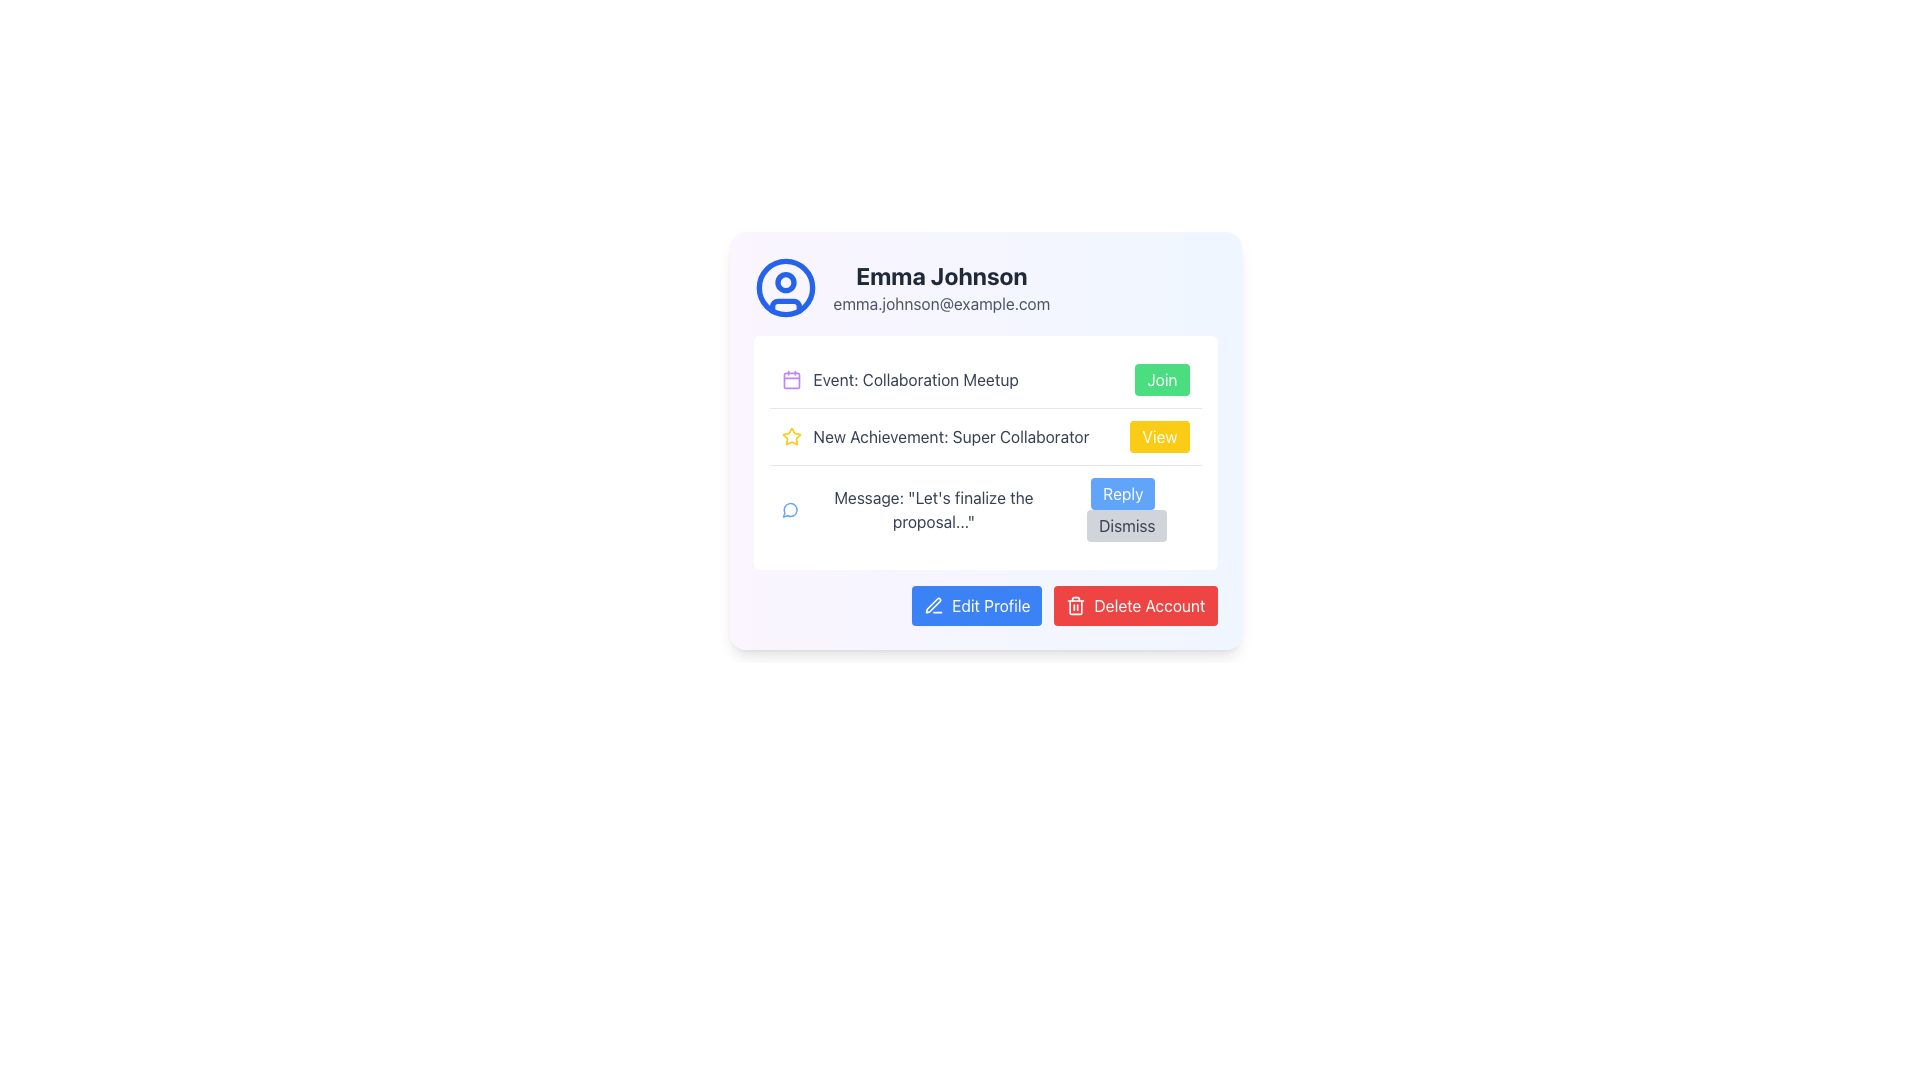 Image resolution: width=1920 pixels, height=1080 pixels. Describe the element at coordinates (985, 380) in the screenshot. I see `the first informational row containing a purple calendar icon, bold text 'Event: Collaboration Meetup', and a green 'Join' button` at that location.